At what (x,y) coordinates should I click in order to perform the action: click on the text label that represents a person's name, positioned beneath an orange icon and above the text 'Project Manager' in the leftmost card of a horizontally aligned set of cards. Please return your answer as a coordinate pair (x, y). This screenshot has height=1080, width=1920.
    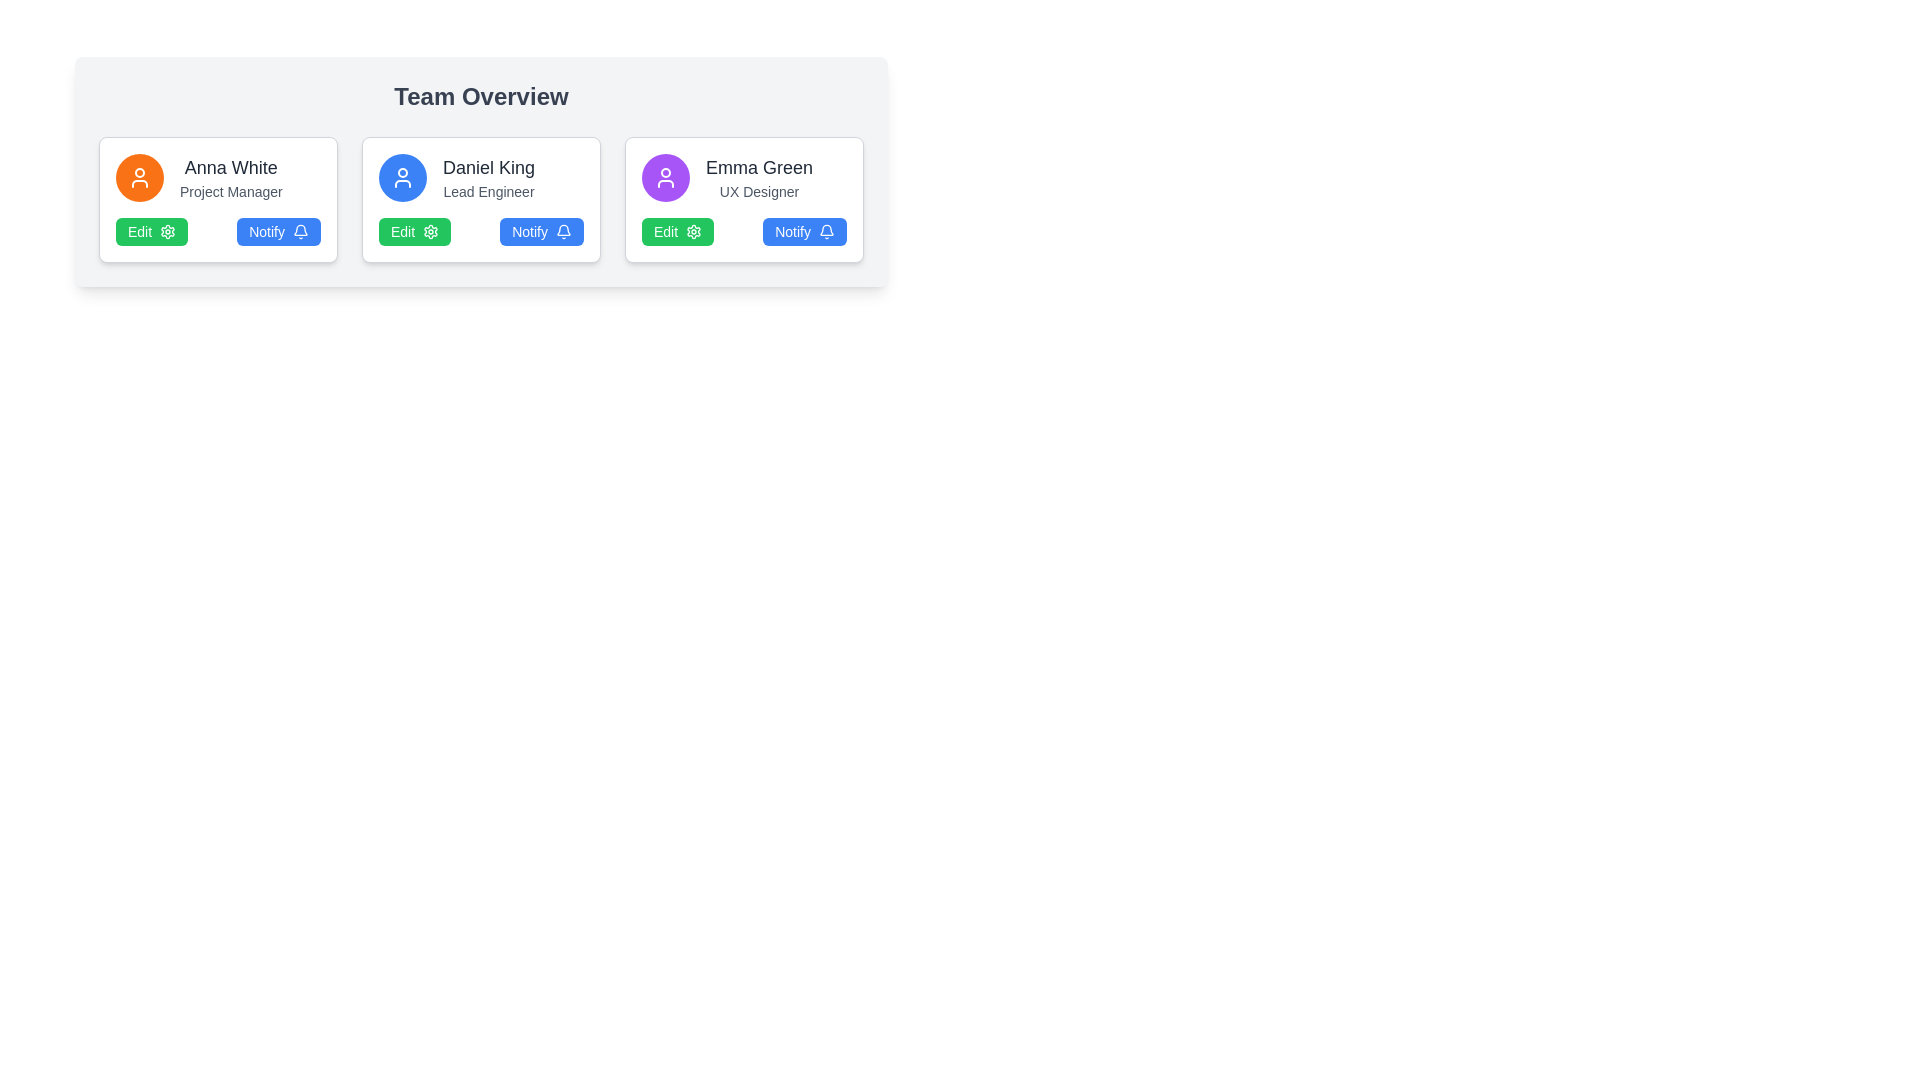
    Looking at the image, I should click on (231, 167).